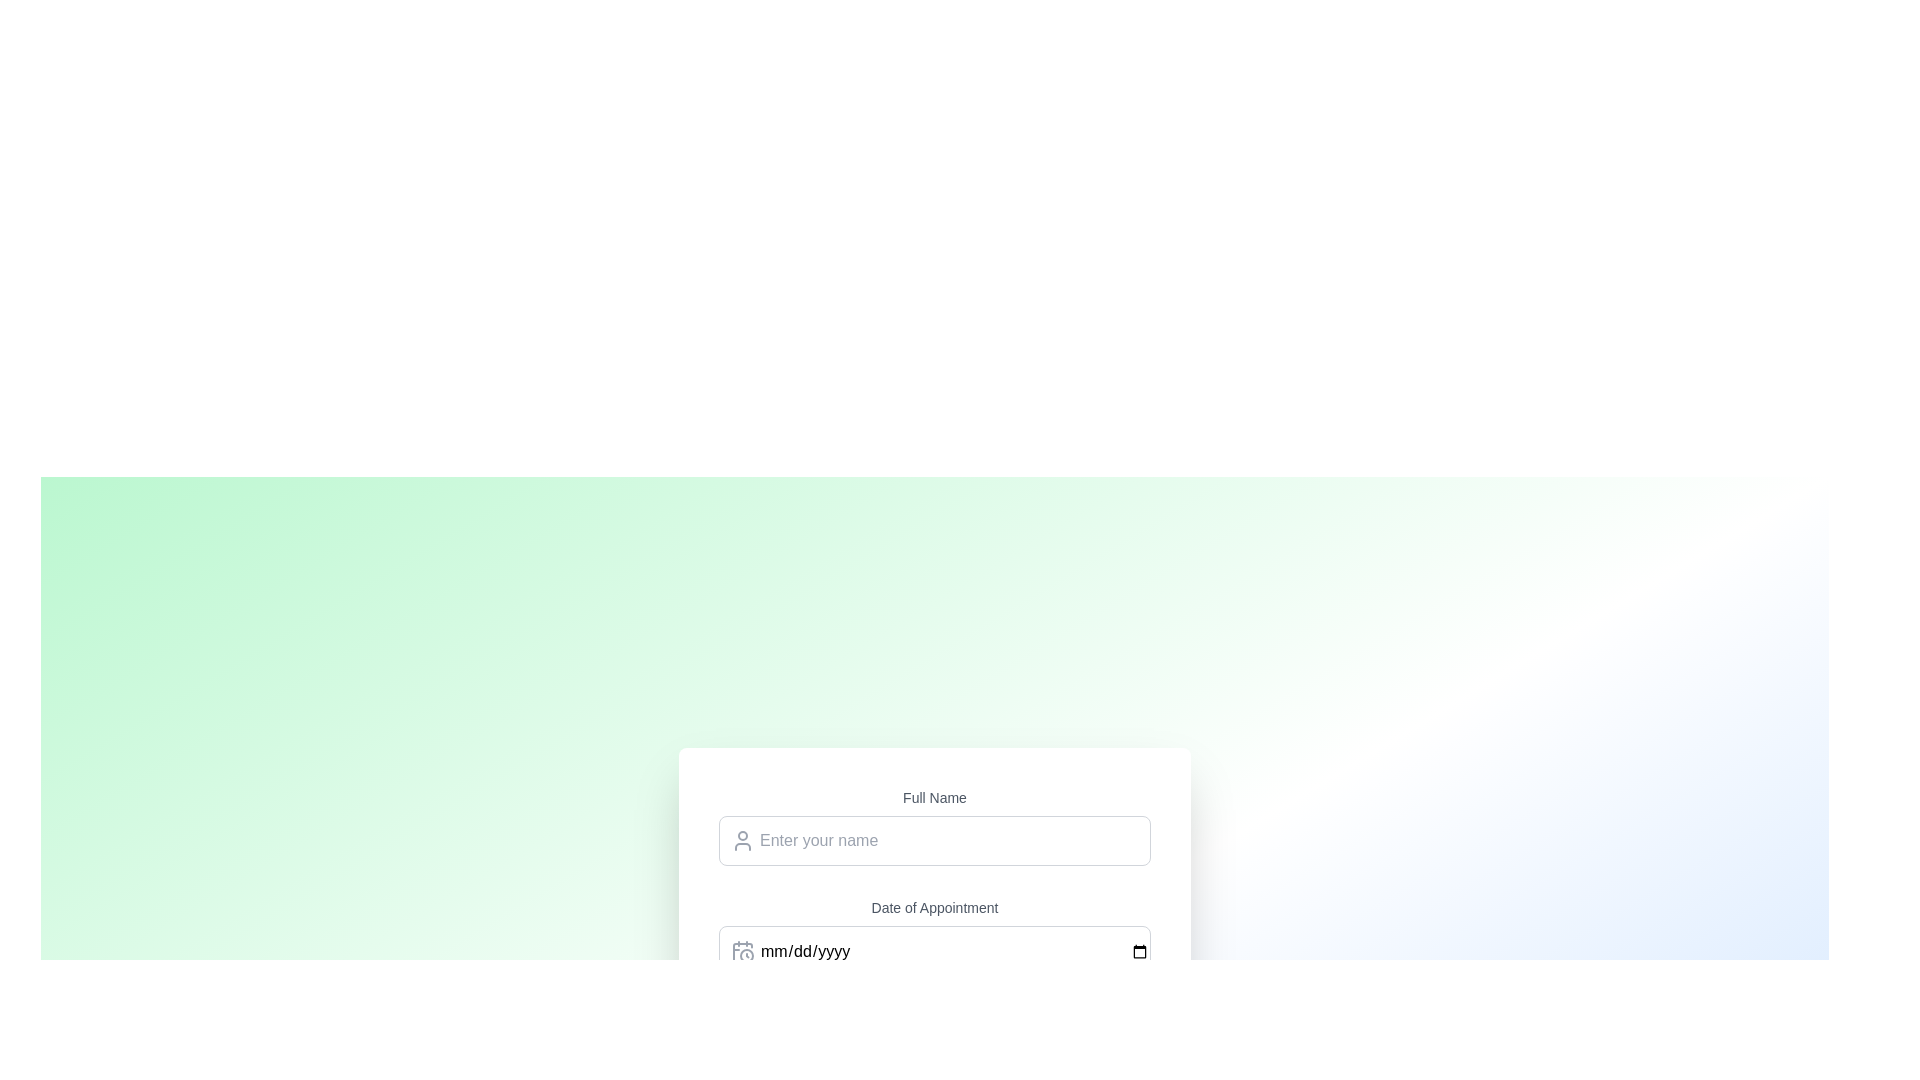 This screenshot has width=1920, height=1080. Describe the element at coordinates (742, 951) in the screenshot. I see `the calendar-clock SVG icon element that is positioned near the 'Date of Appointment' text, specifically targeting the leftmost group of elements within the icon` at that location.